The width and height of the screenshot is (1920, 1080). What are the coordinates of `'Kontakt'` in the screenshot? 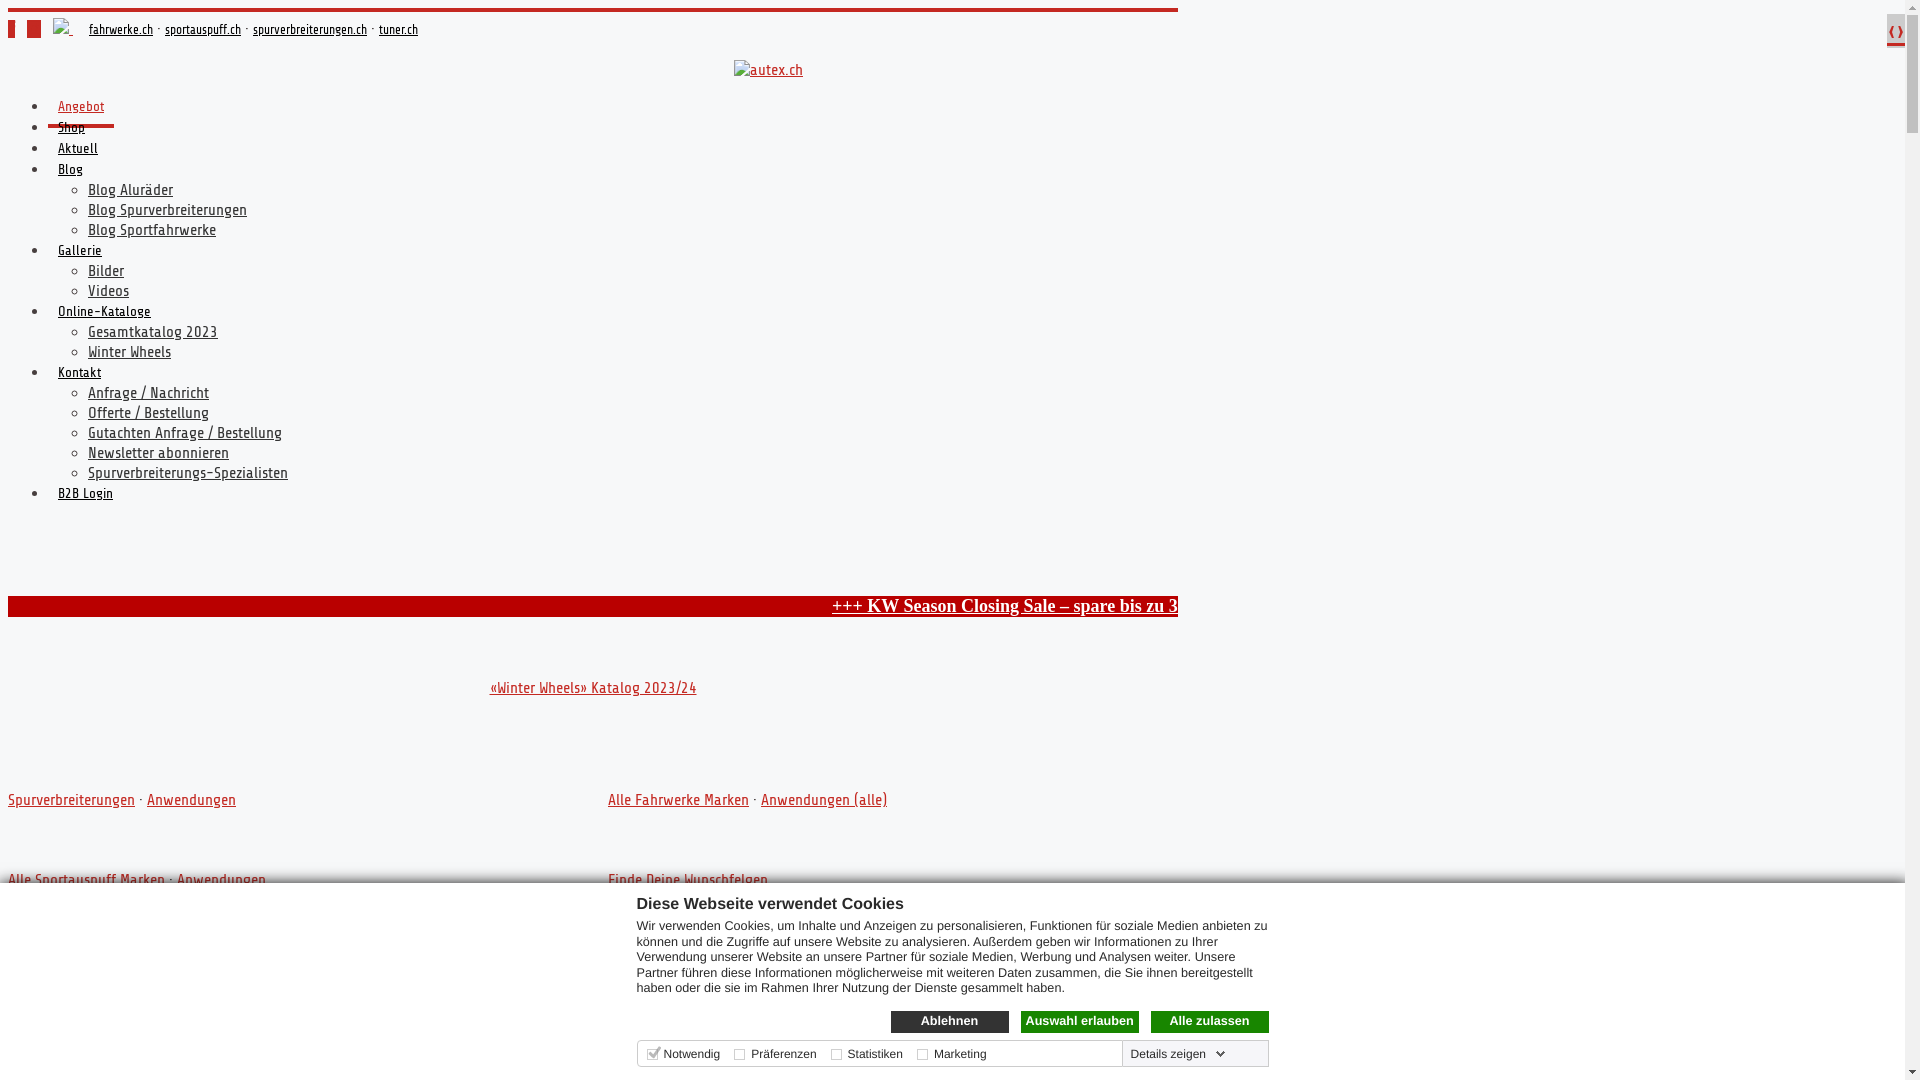 It's located at (79, 377).